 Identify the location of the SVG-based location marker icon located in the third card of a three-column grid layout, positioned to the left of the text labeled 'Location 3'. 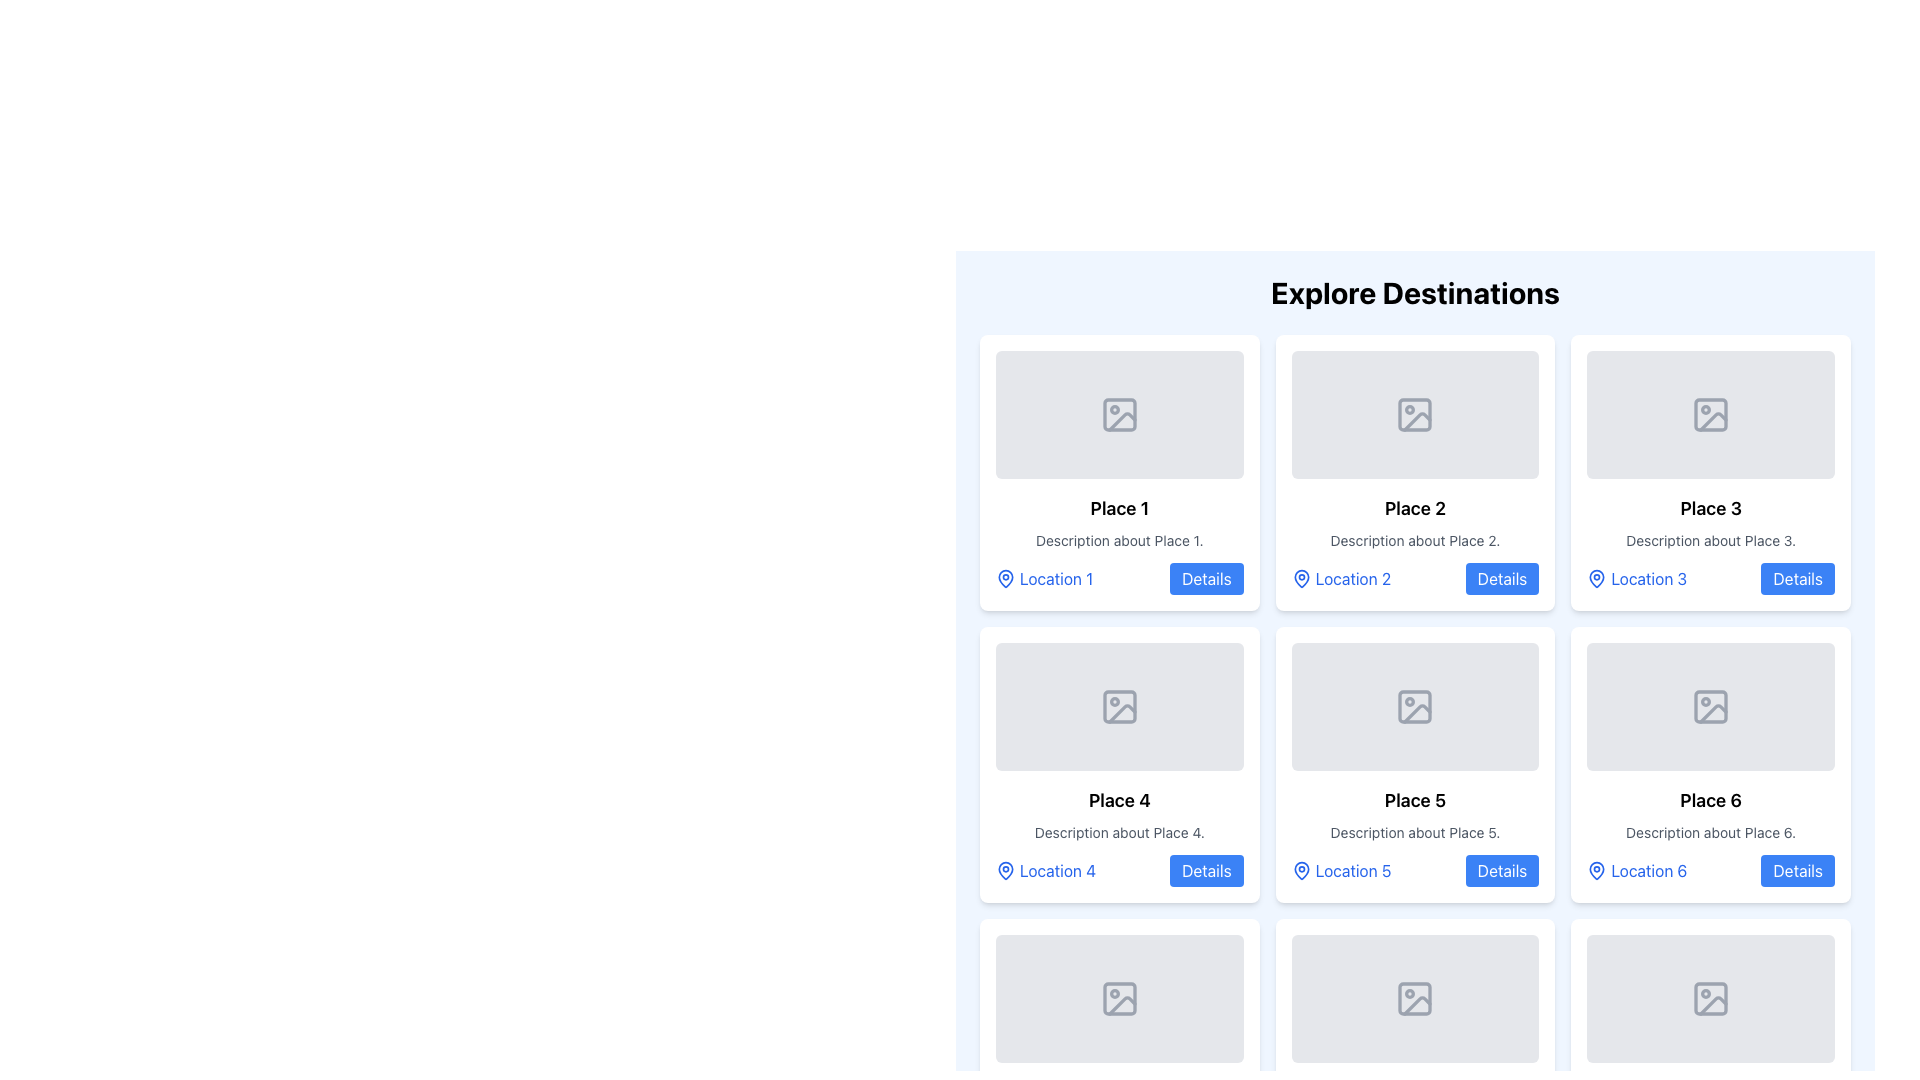
(1596, 578).